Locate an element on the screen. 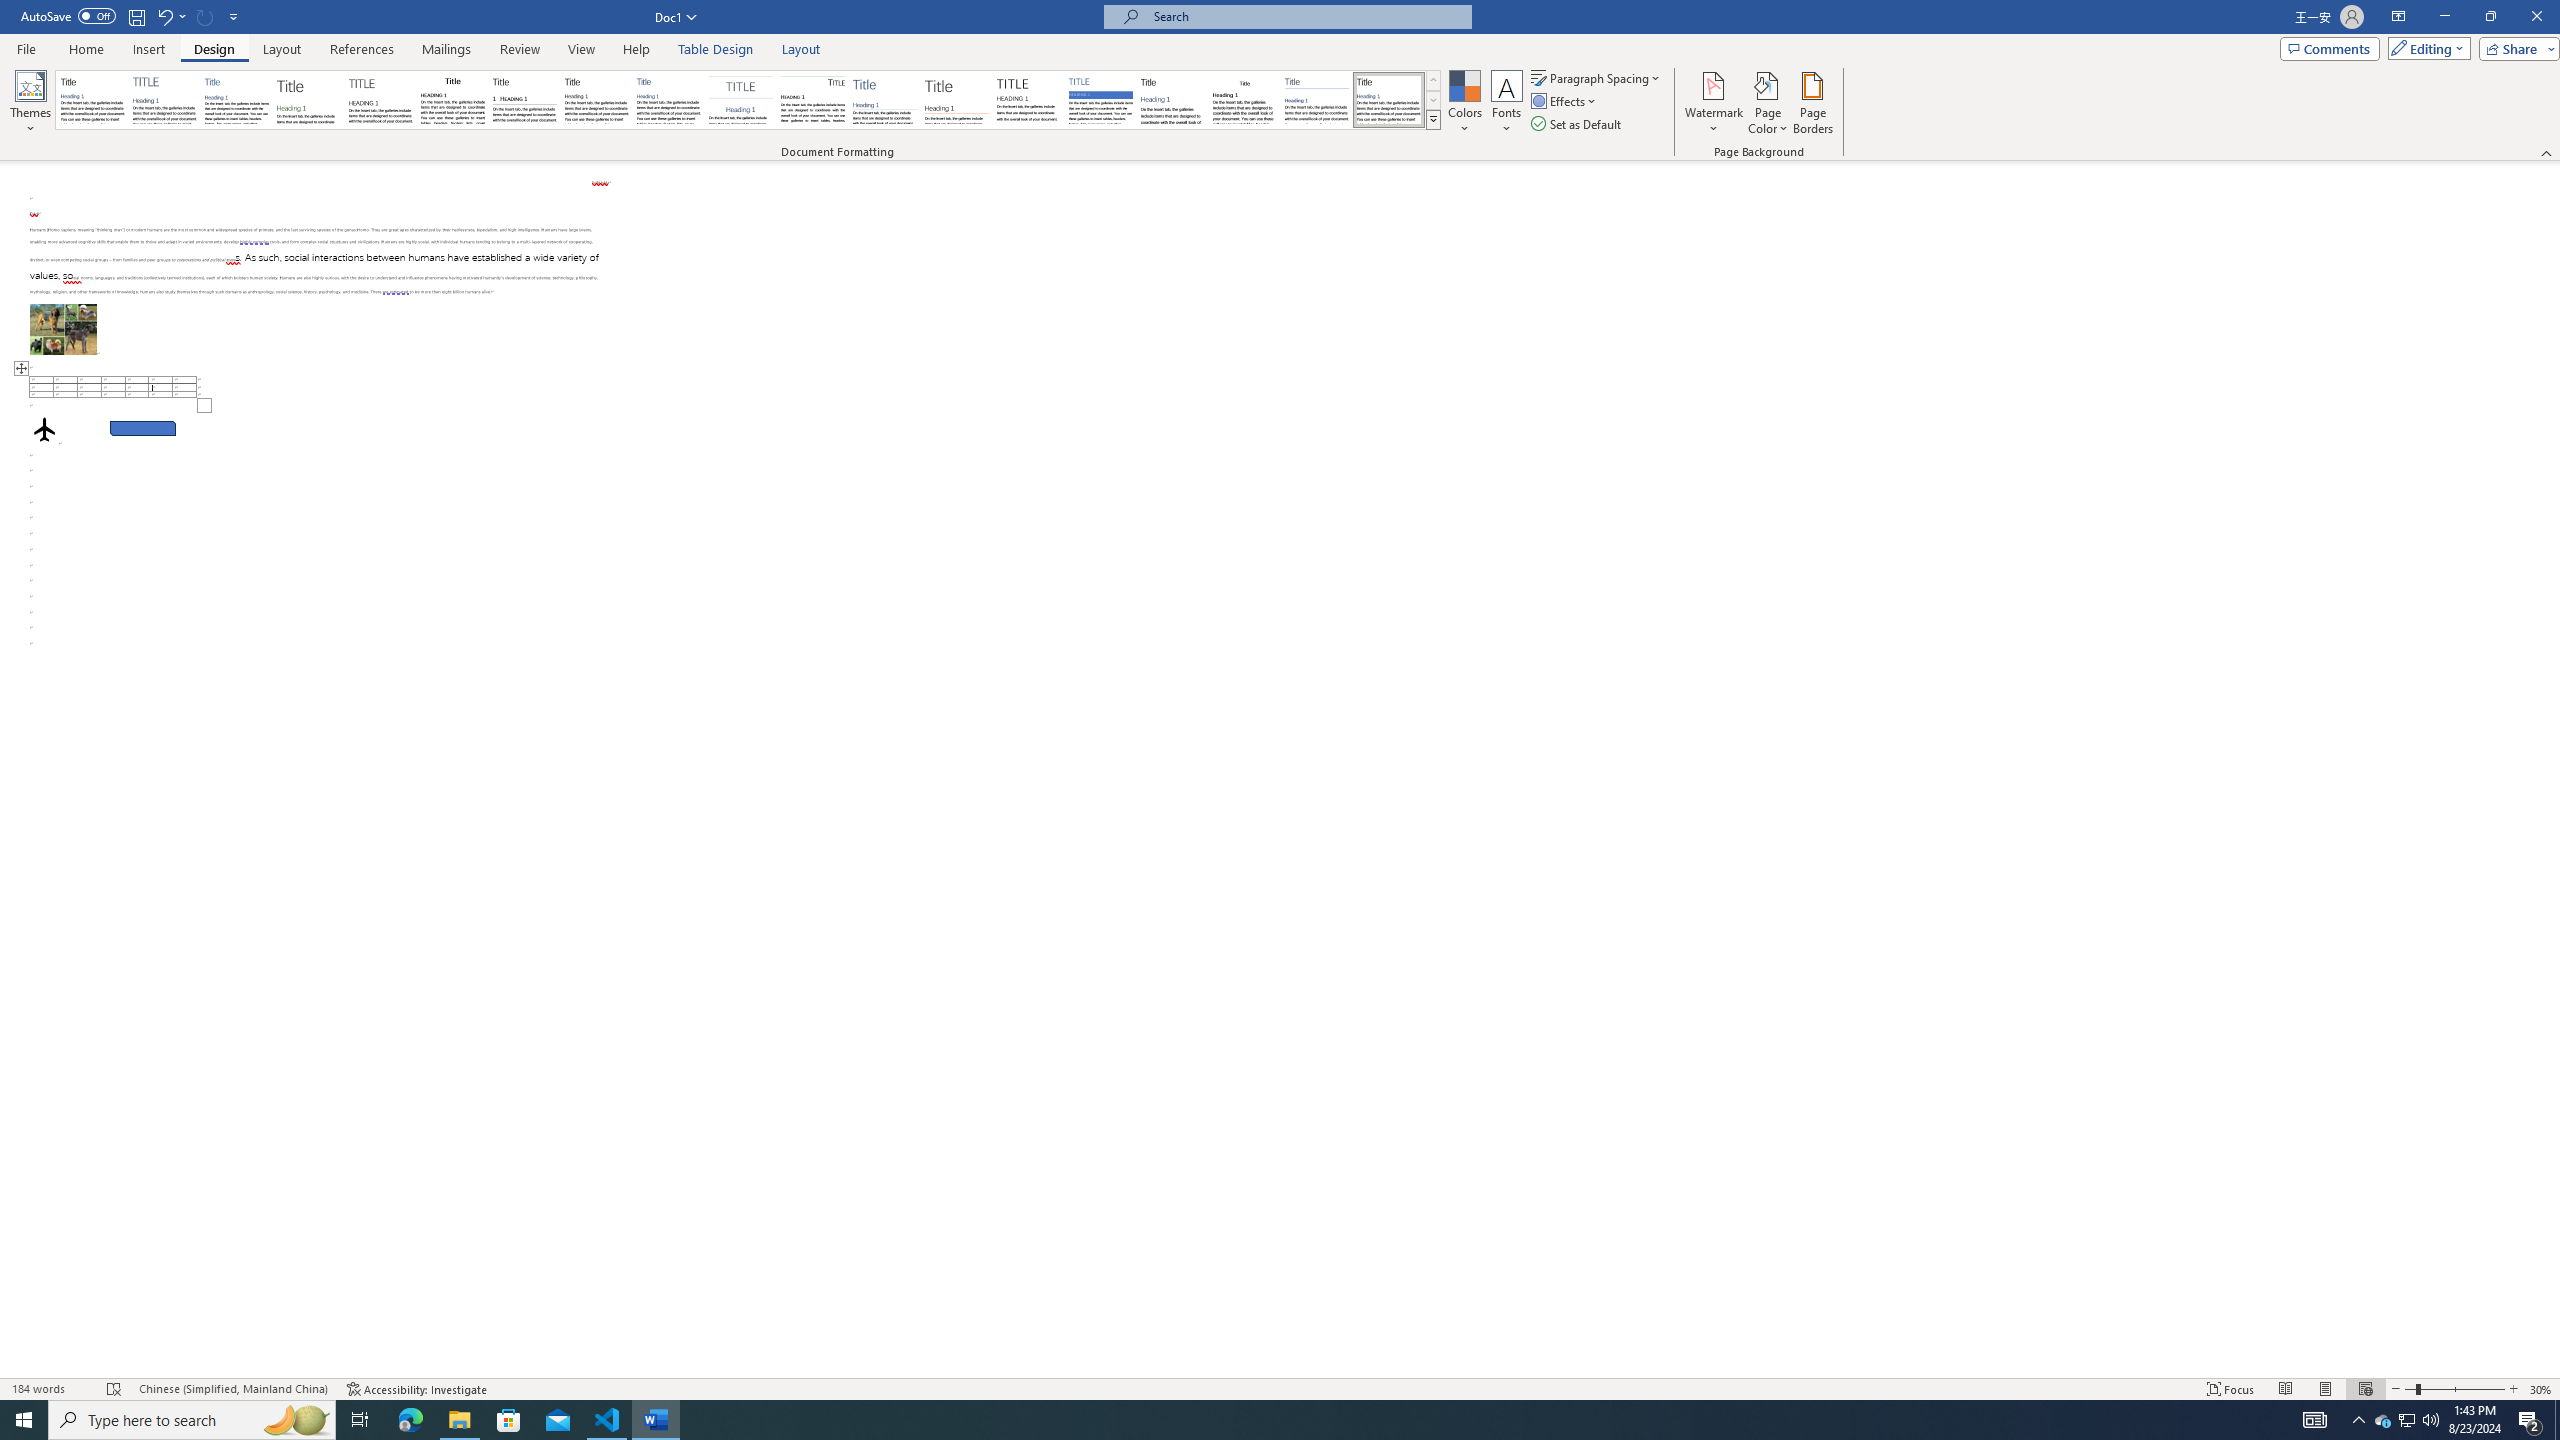 The image size is (2560, 1440). 'Lines (Stylish)' is located at coordinates (957, 99).